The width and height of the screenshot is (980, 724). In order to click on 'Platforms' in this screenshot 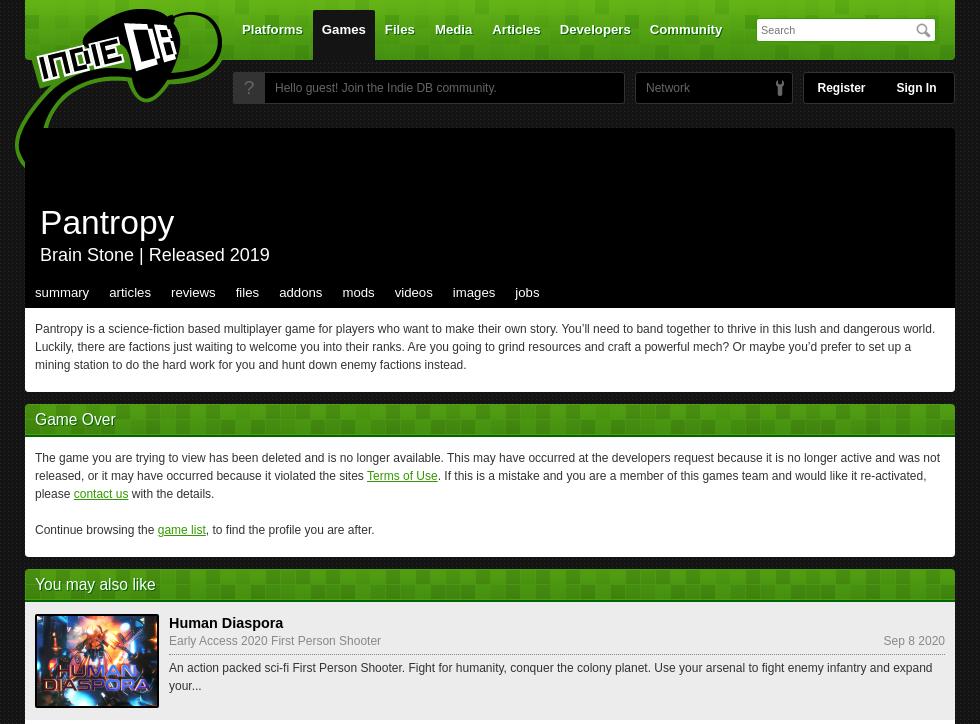, I will do `click(241, 29)`.